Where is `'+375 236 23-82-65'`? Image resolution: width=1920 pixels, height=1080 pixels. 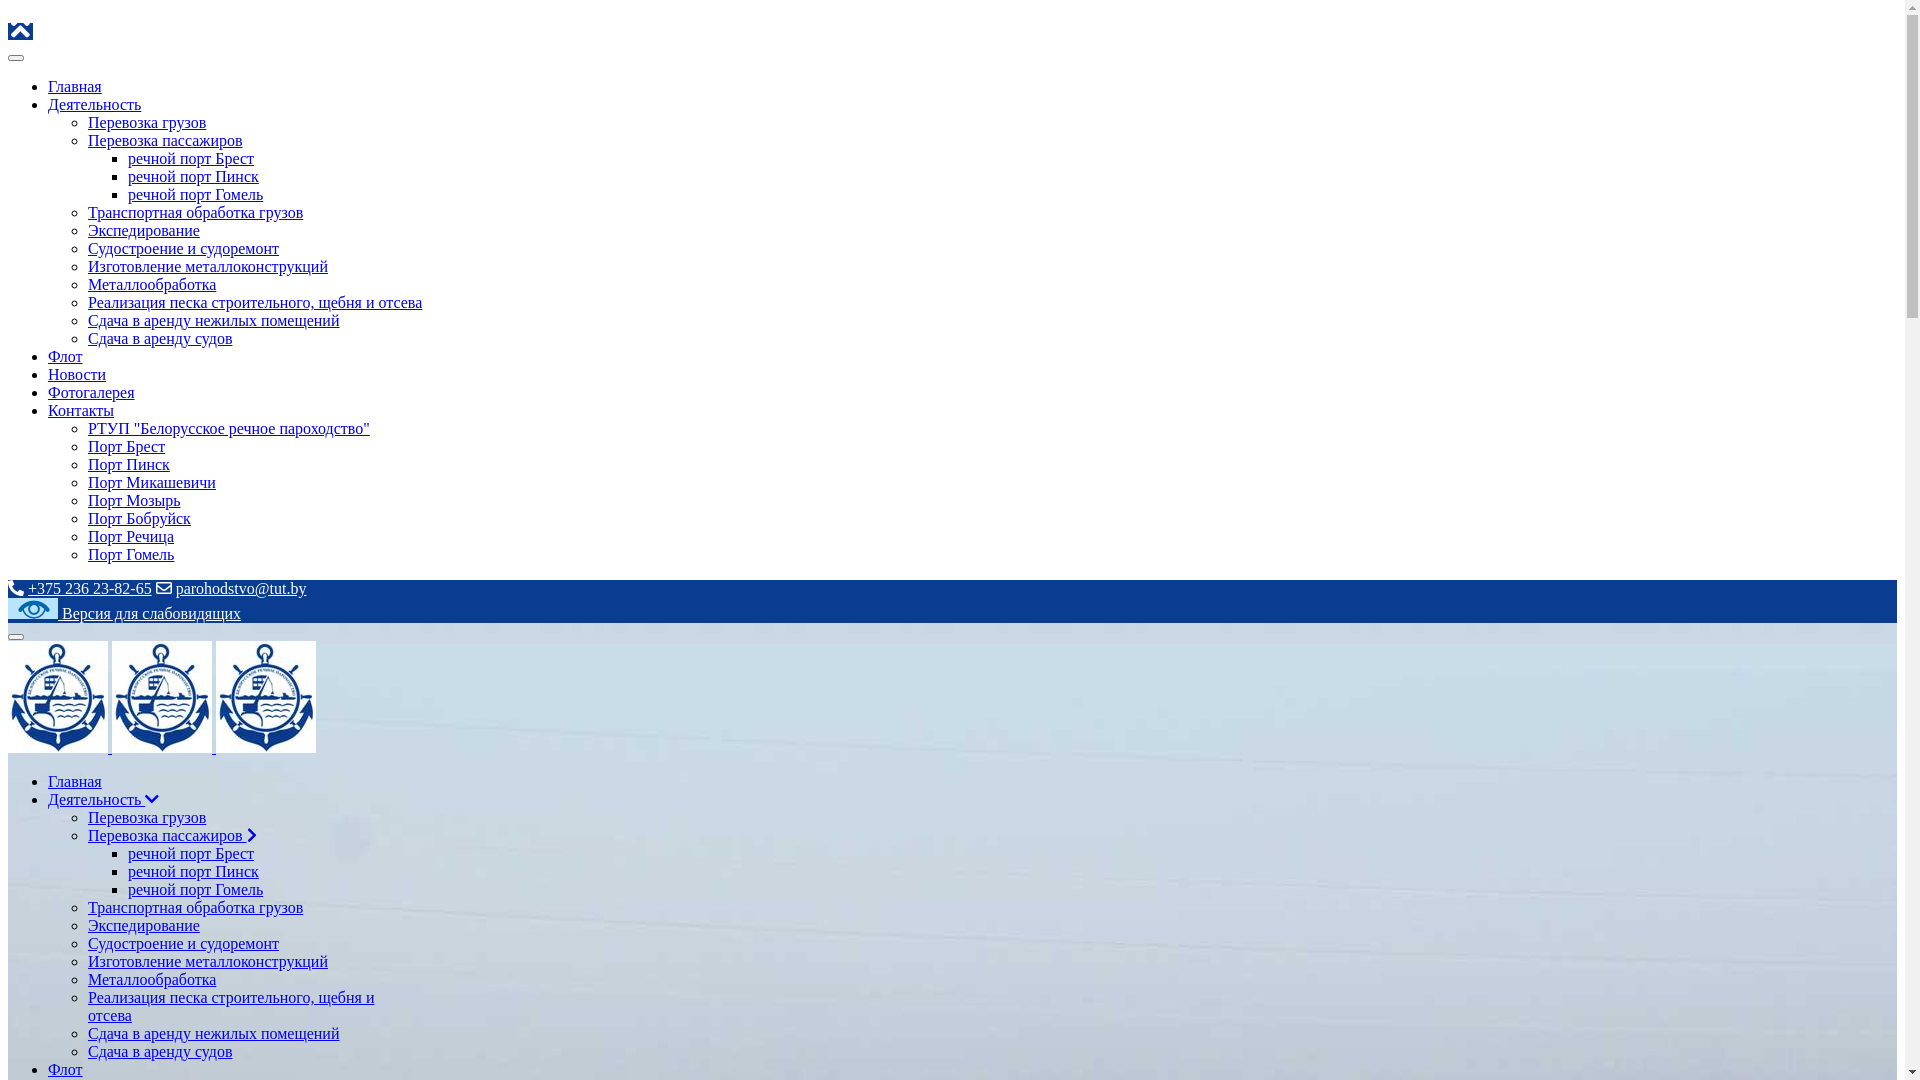 '+375 236 23-82-65' is located at coordinates (28, 587).